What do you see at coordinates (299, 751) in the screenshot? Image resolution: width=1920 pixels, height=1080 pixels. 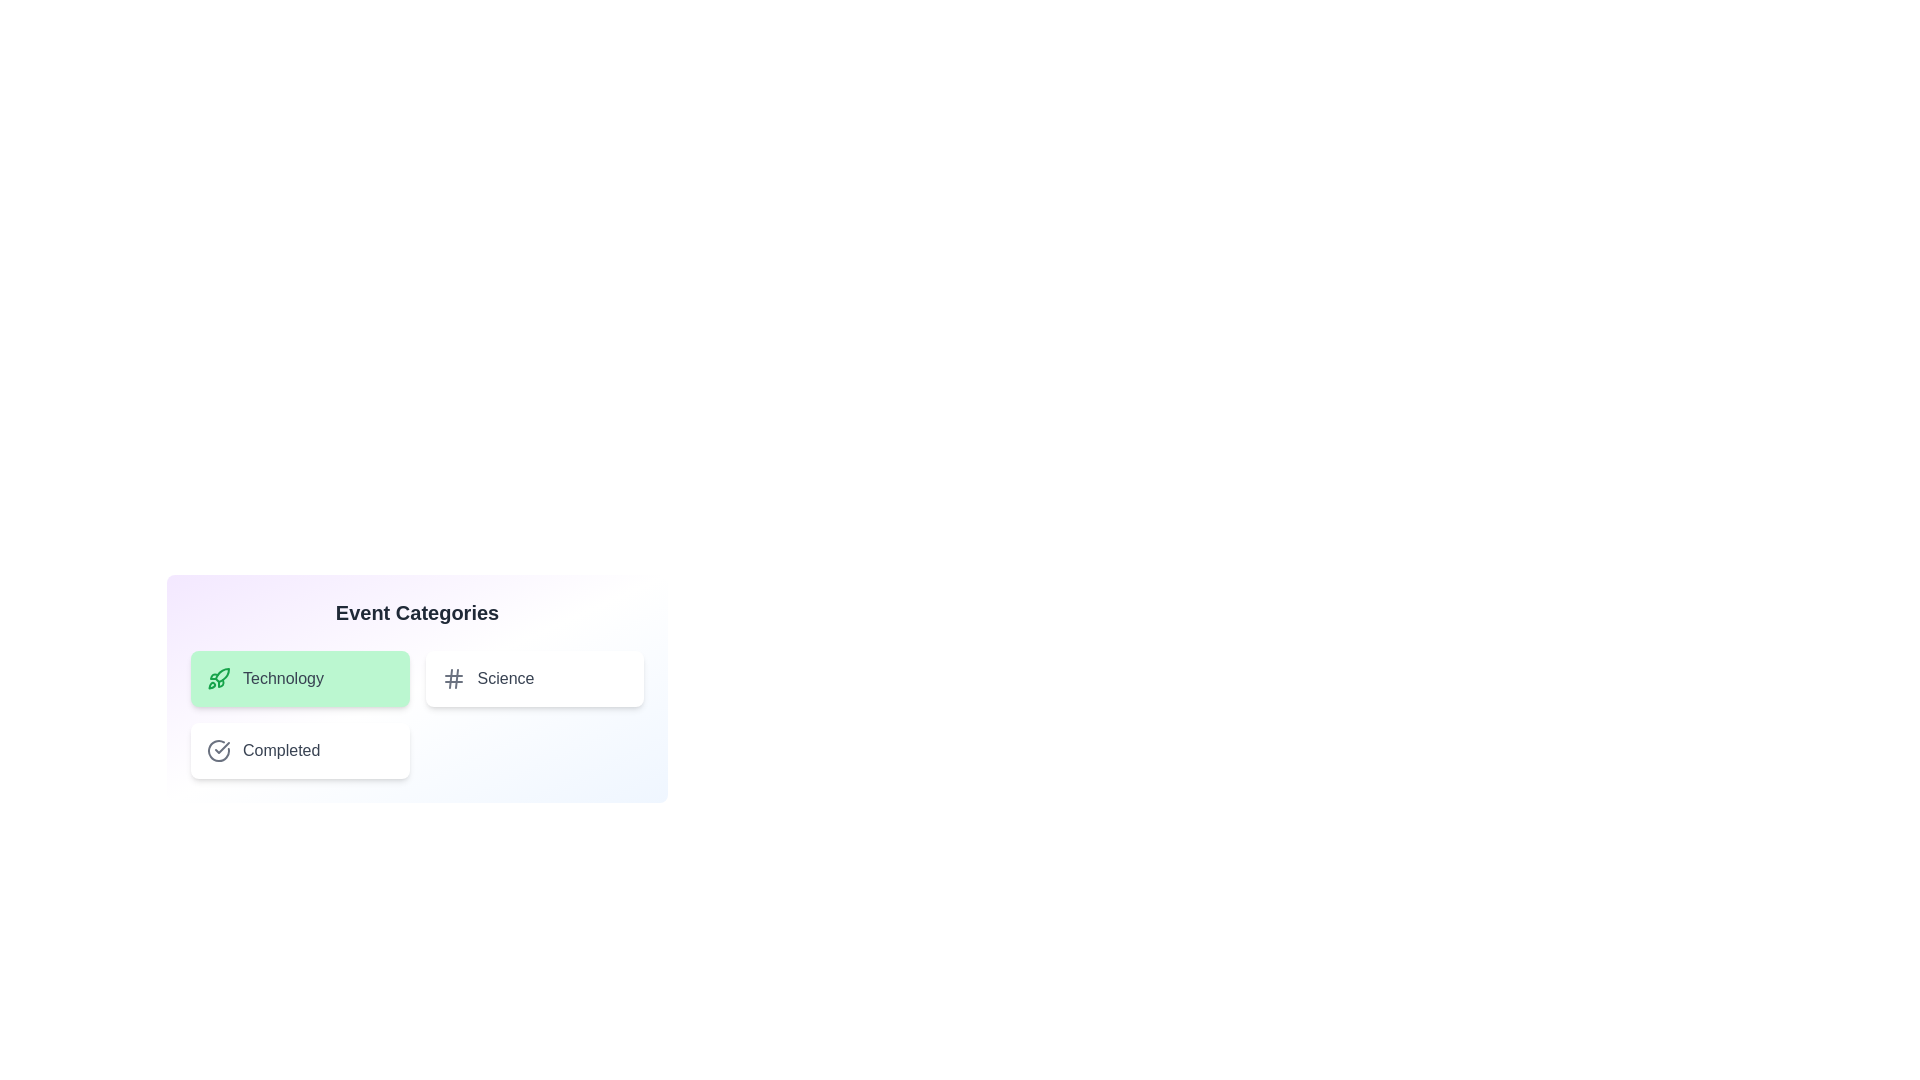 I see `the category chip labeled Completed to open its context menu` at bounding box center [299, 751].